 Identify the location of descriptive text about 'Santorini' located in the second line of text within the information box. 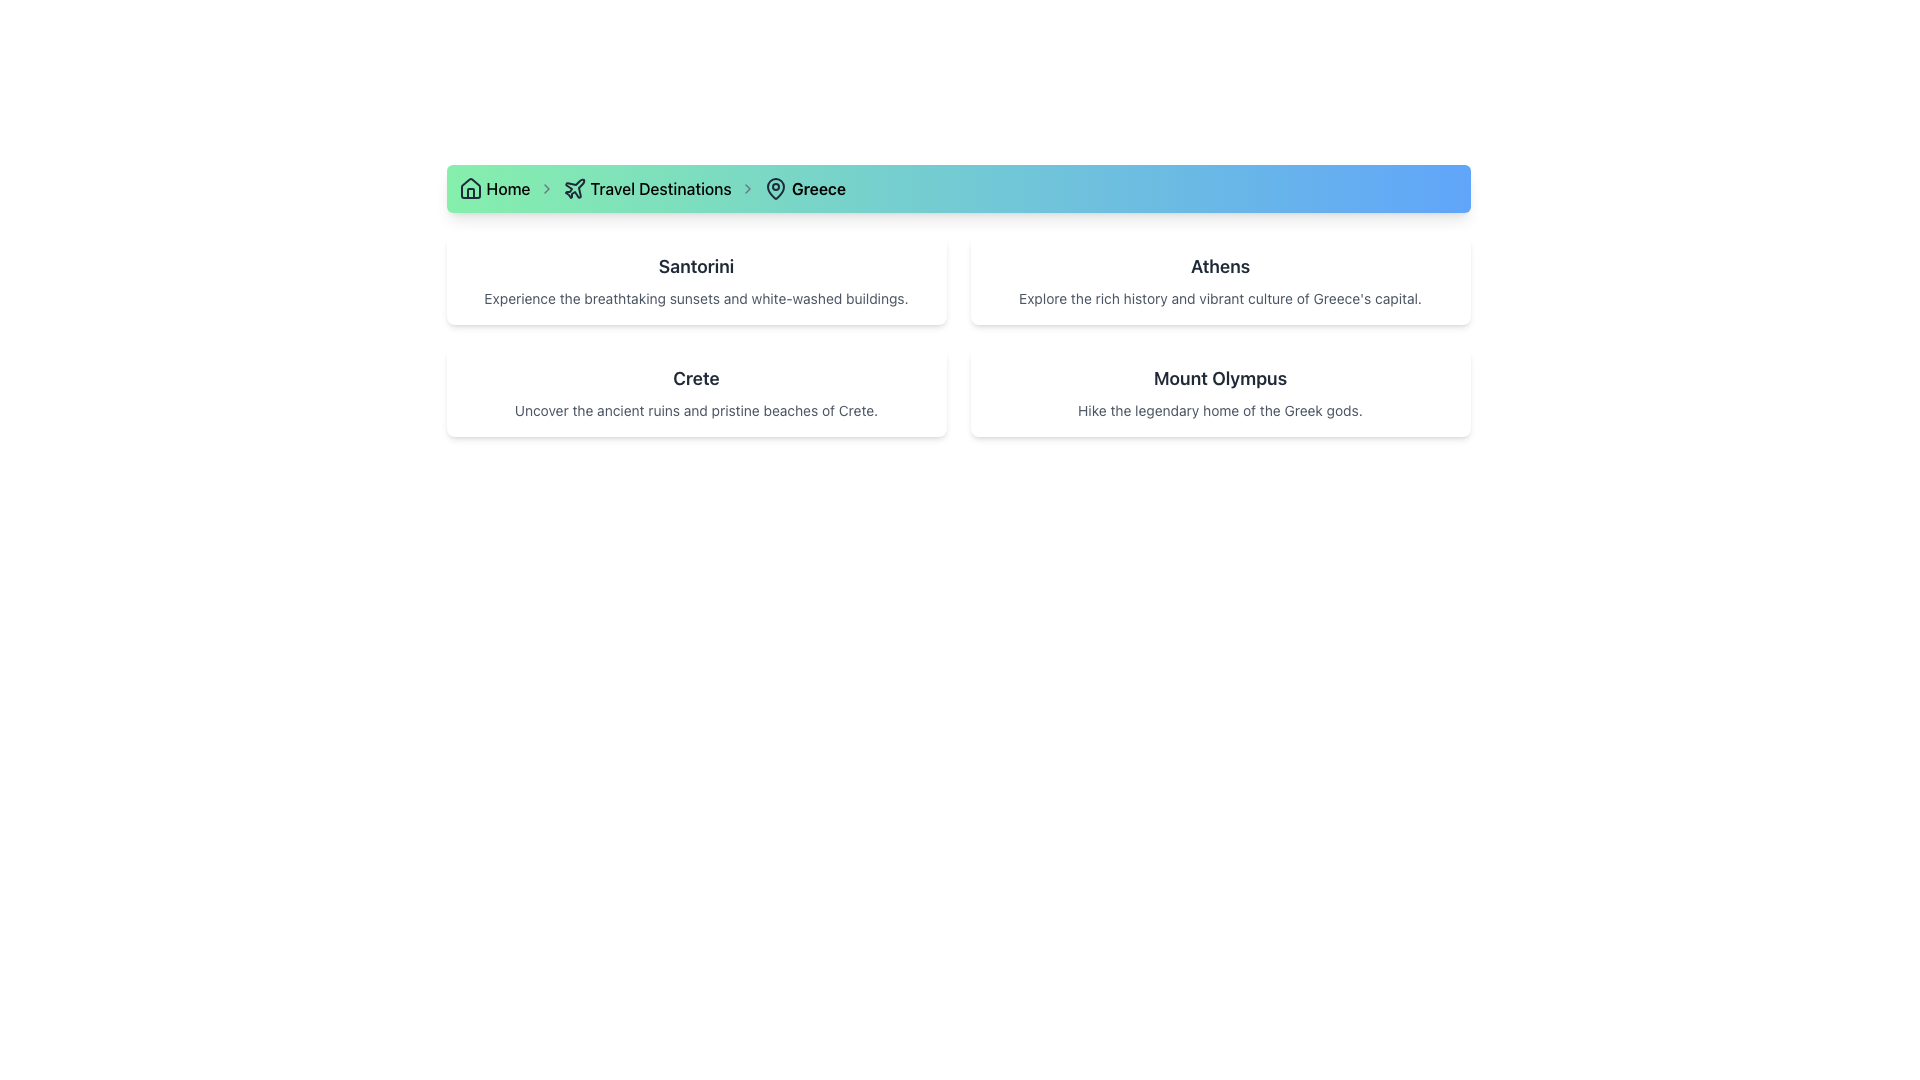
(696, 299).